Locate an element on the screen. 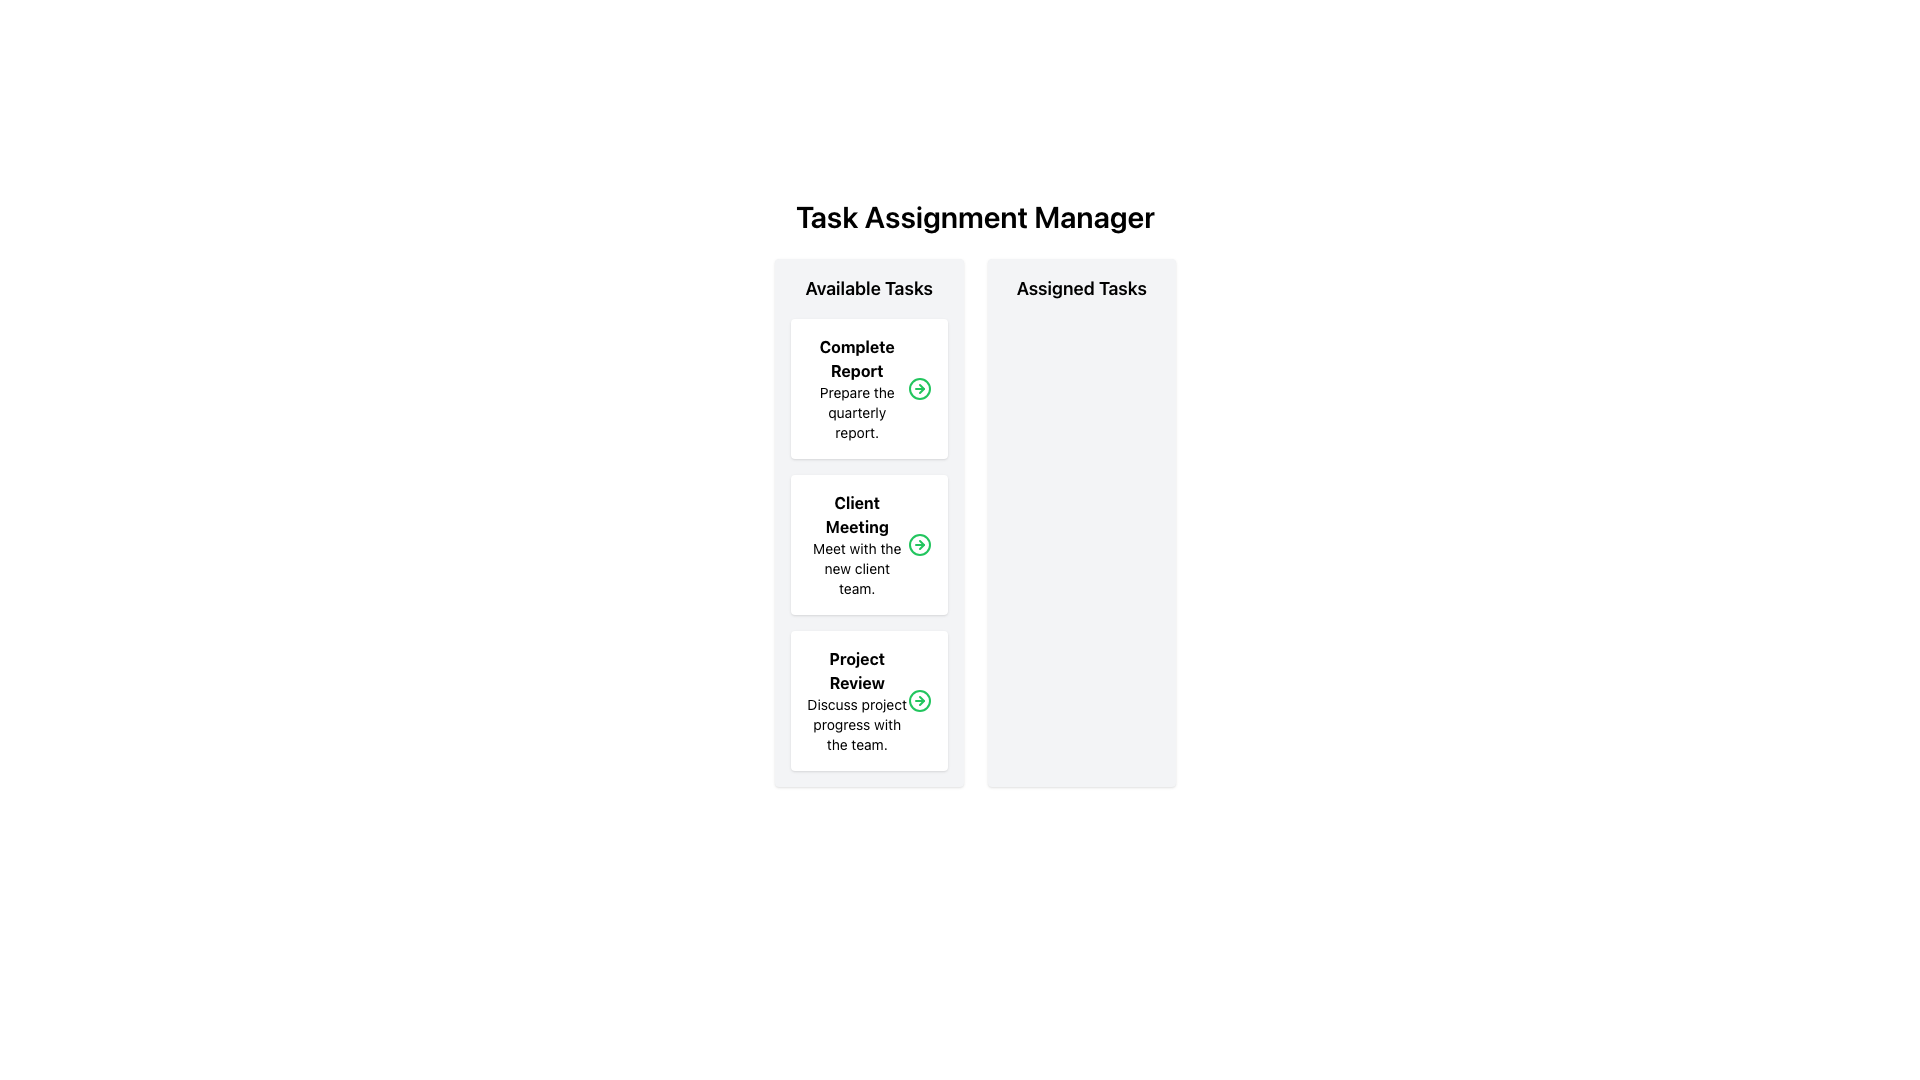  the circular graphical component representing an arrow within a circle on the second task item in the 'Available Tasks' list is located at coordinates (918, 389).